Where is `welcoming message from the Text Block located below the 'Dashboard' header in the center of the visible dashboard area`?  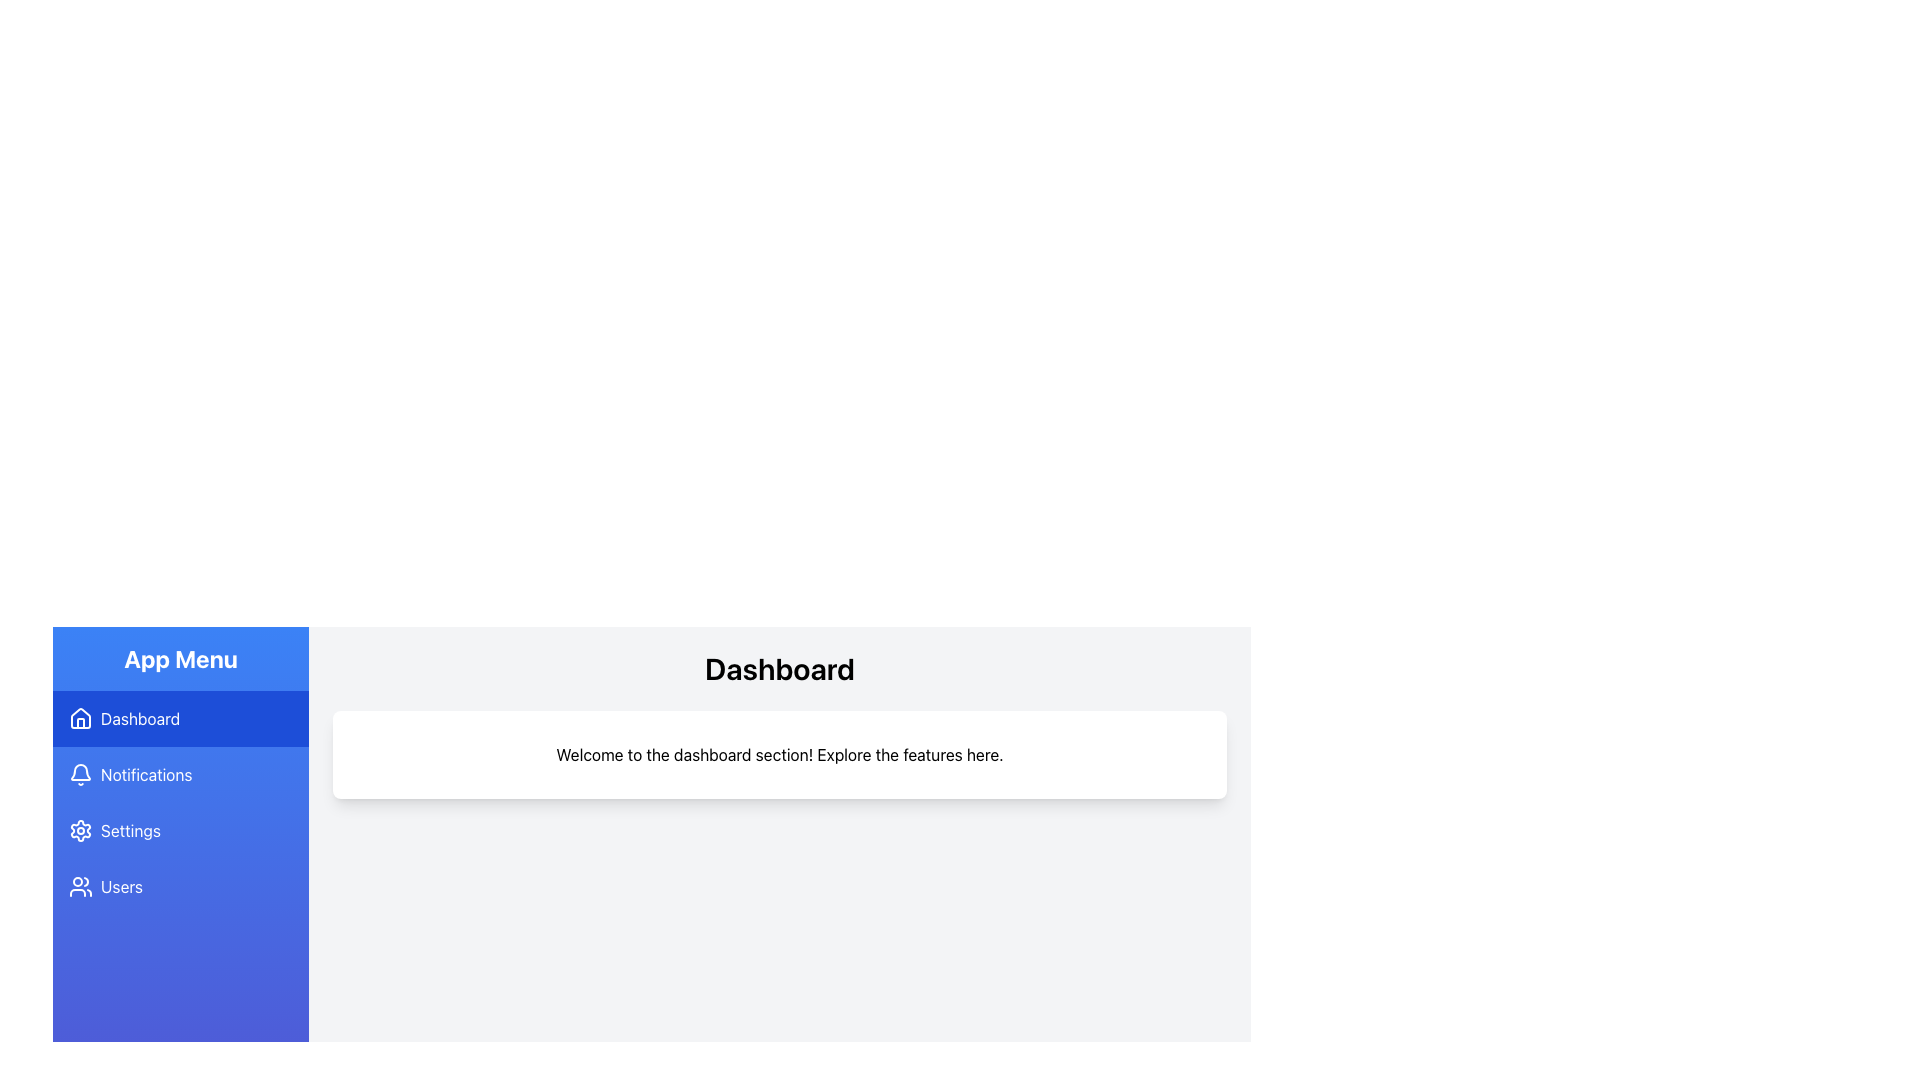
welcoming message from the Text Block located below the 'Dashboard' header in the center of the visible dashboard area is located at coordinates (778, 755).